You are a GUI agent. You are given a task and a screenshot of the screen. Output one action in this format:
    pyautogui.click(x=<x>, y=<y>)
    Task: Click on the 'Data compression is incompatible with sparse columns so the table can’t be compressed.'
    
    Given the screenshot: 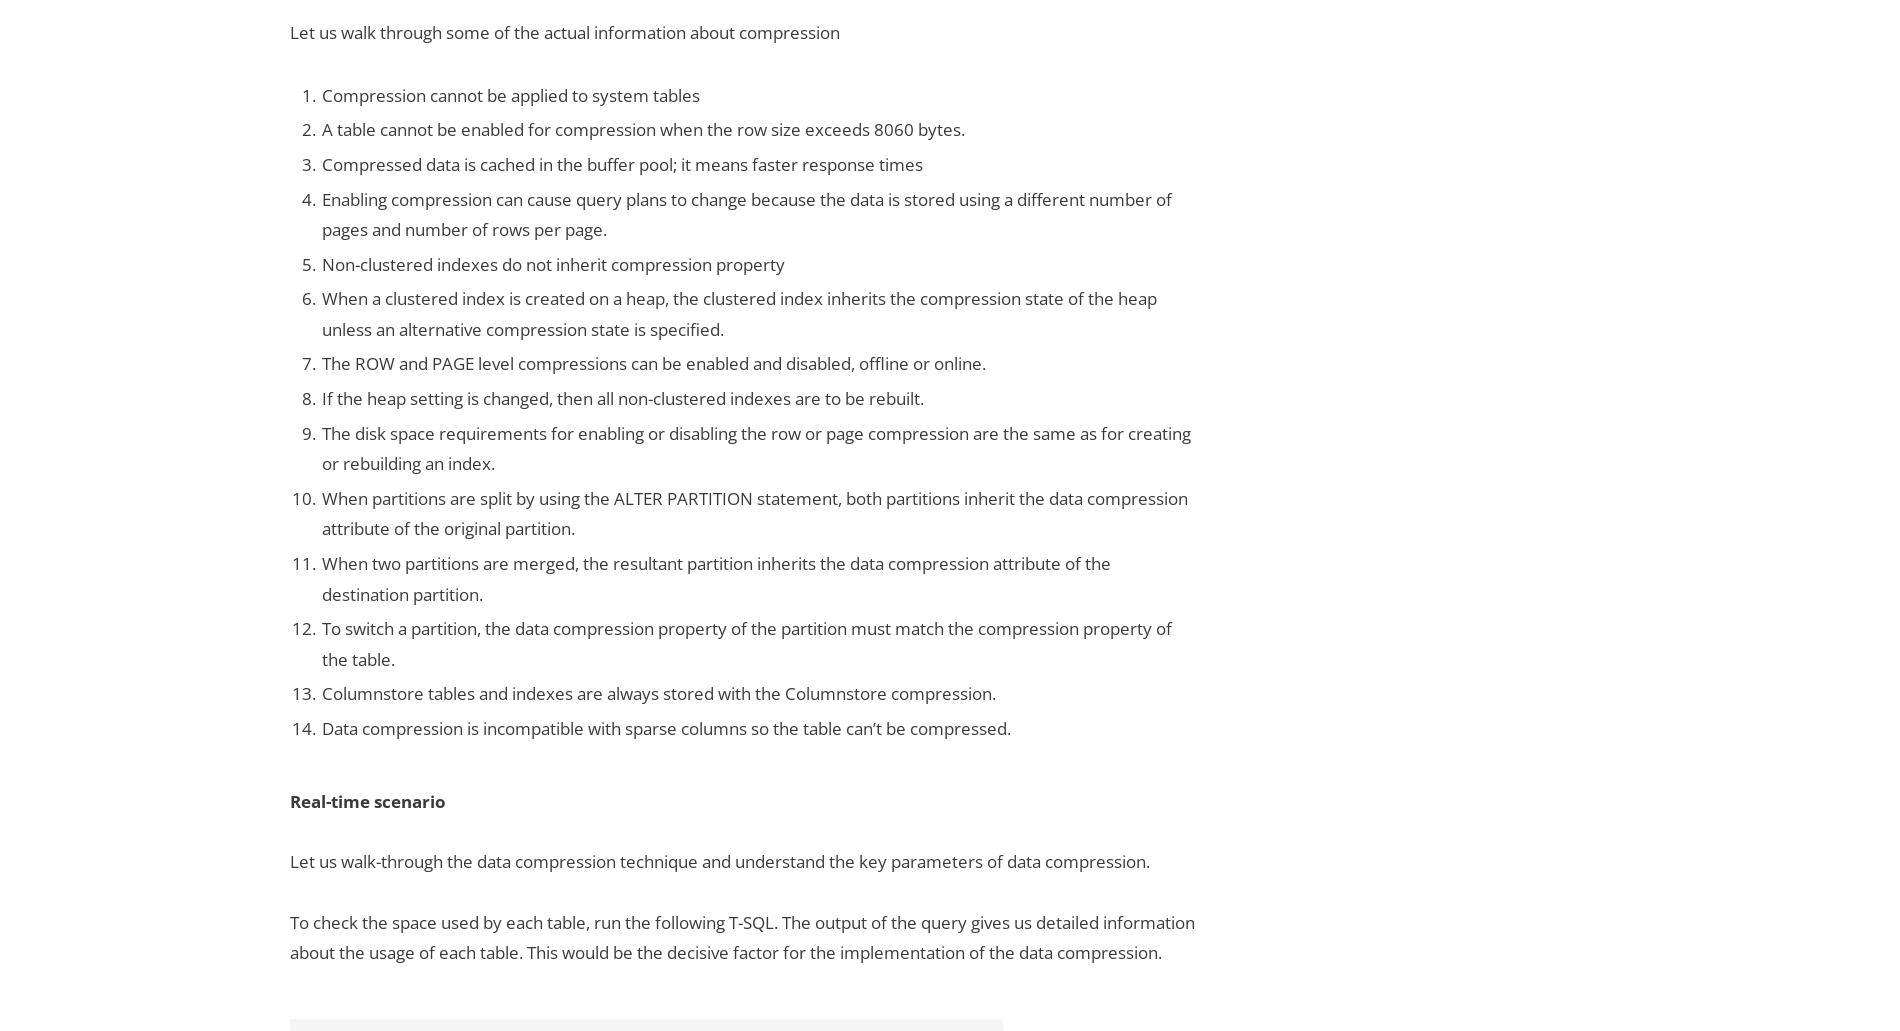 What is the action you would take?
    pyautogui.click(x=666, y=727)
    